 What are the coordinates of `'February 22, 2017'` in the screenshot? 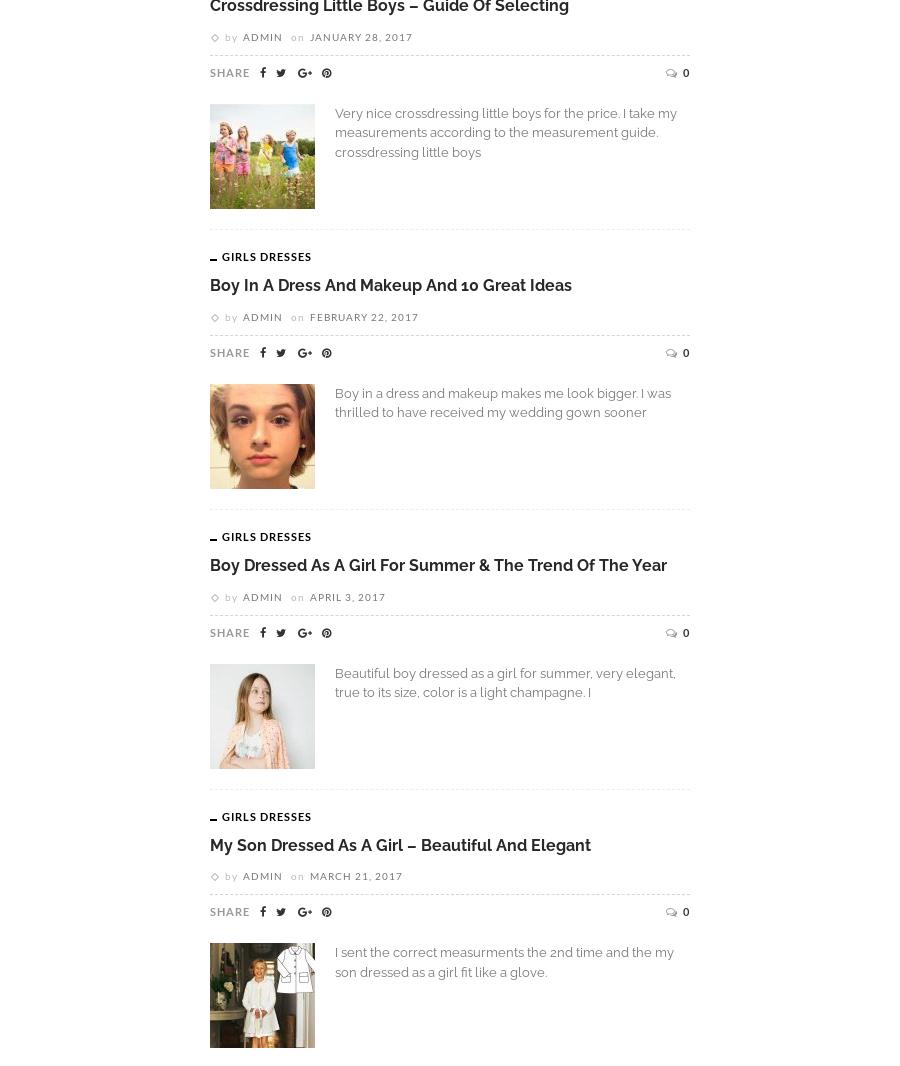 It's located at (364, 315).